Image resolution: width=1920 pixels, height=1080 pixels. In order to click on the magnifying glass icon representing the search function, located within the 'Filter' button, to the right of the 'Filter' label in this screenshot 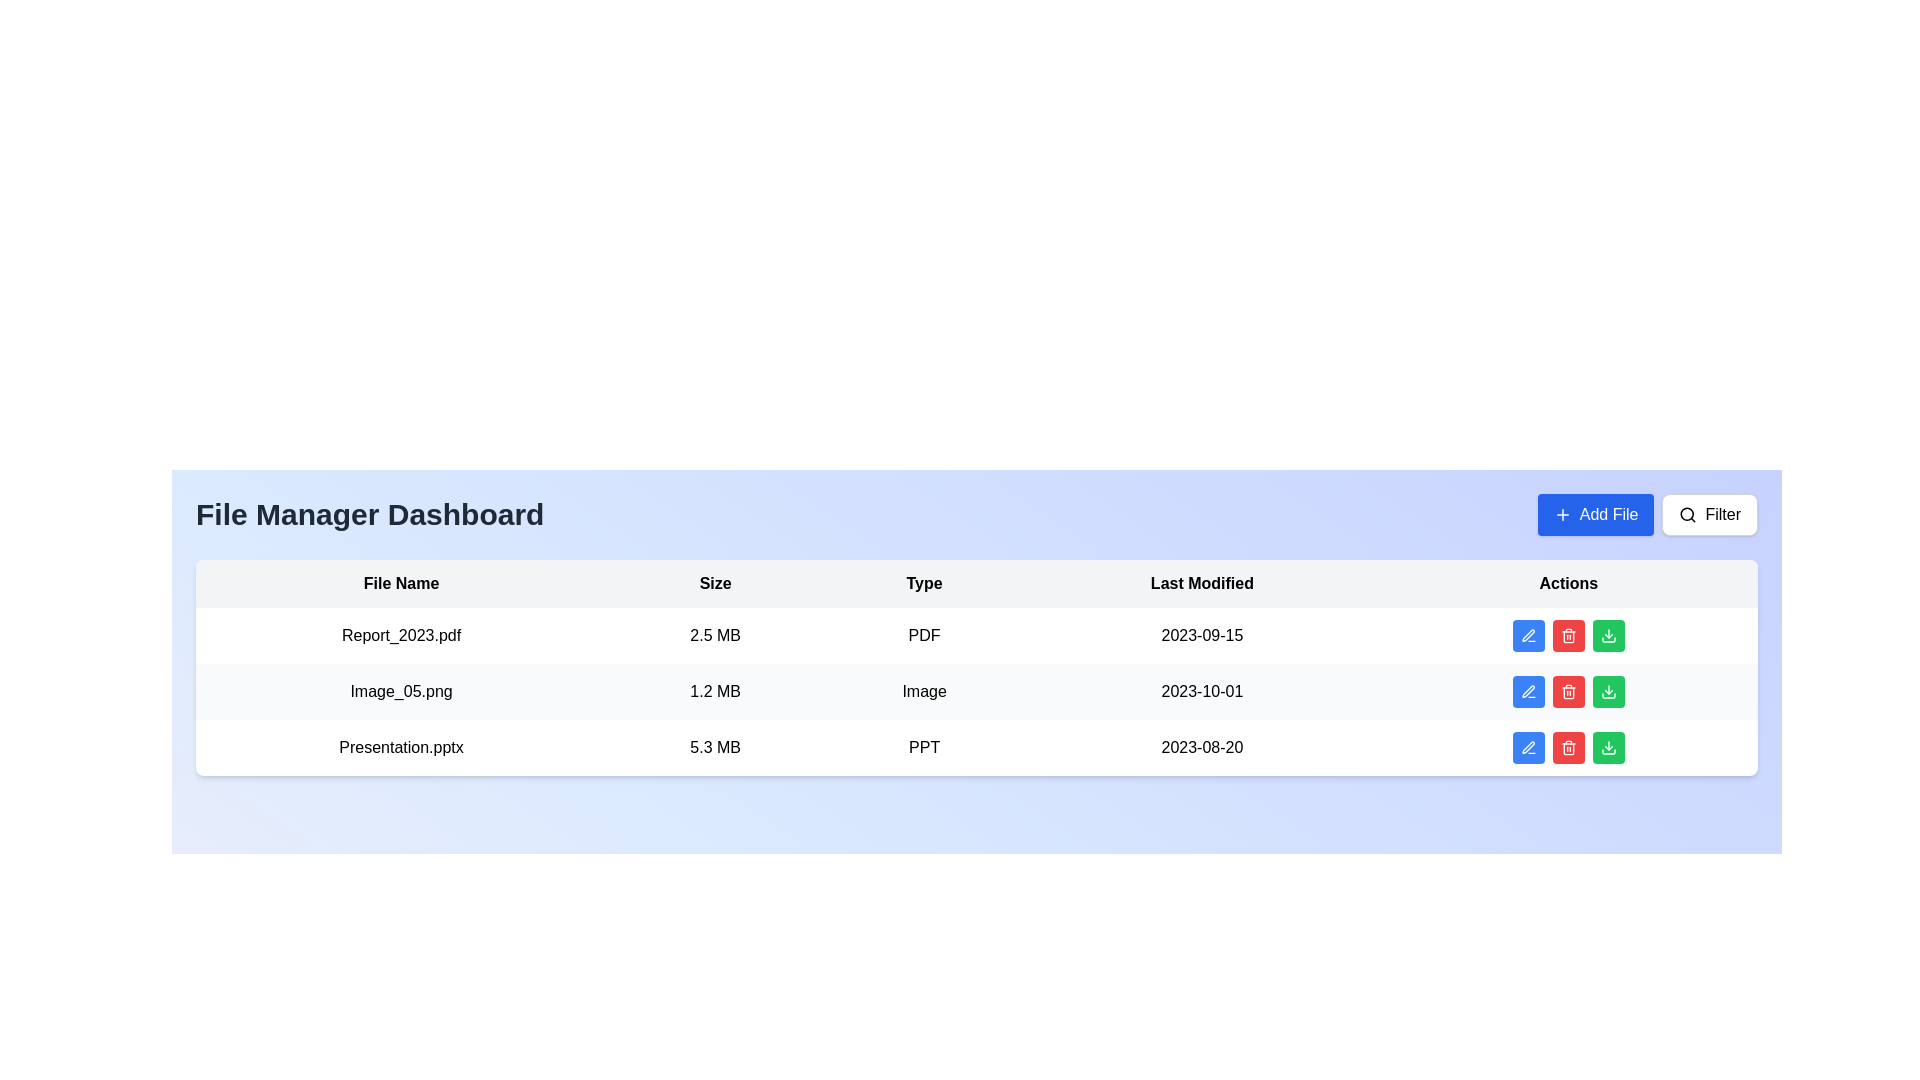, I will do `click(1687, 514)`.